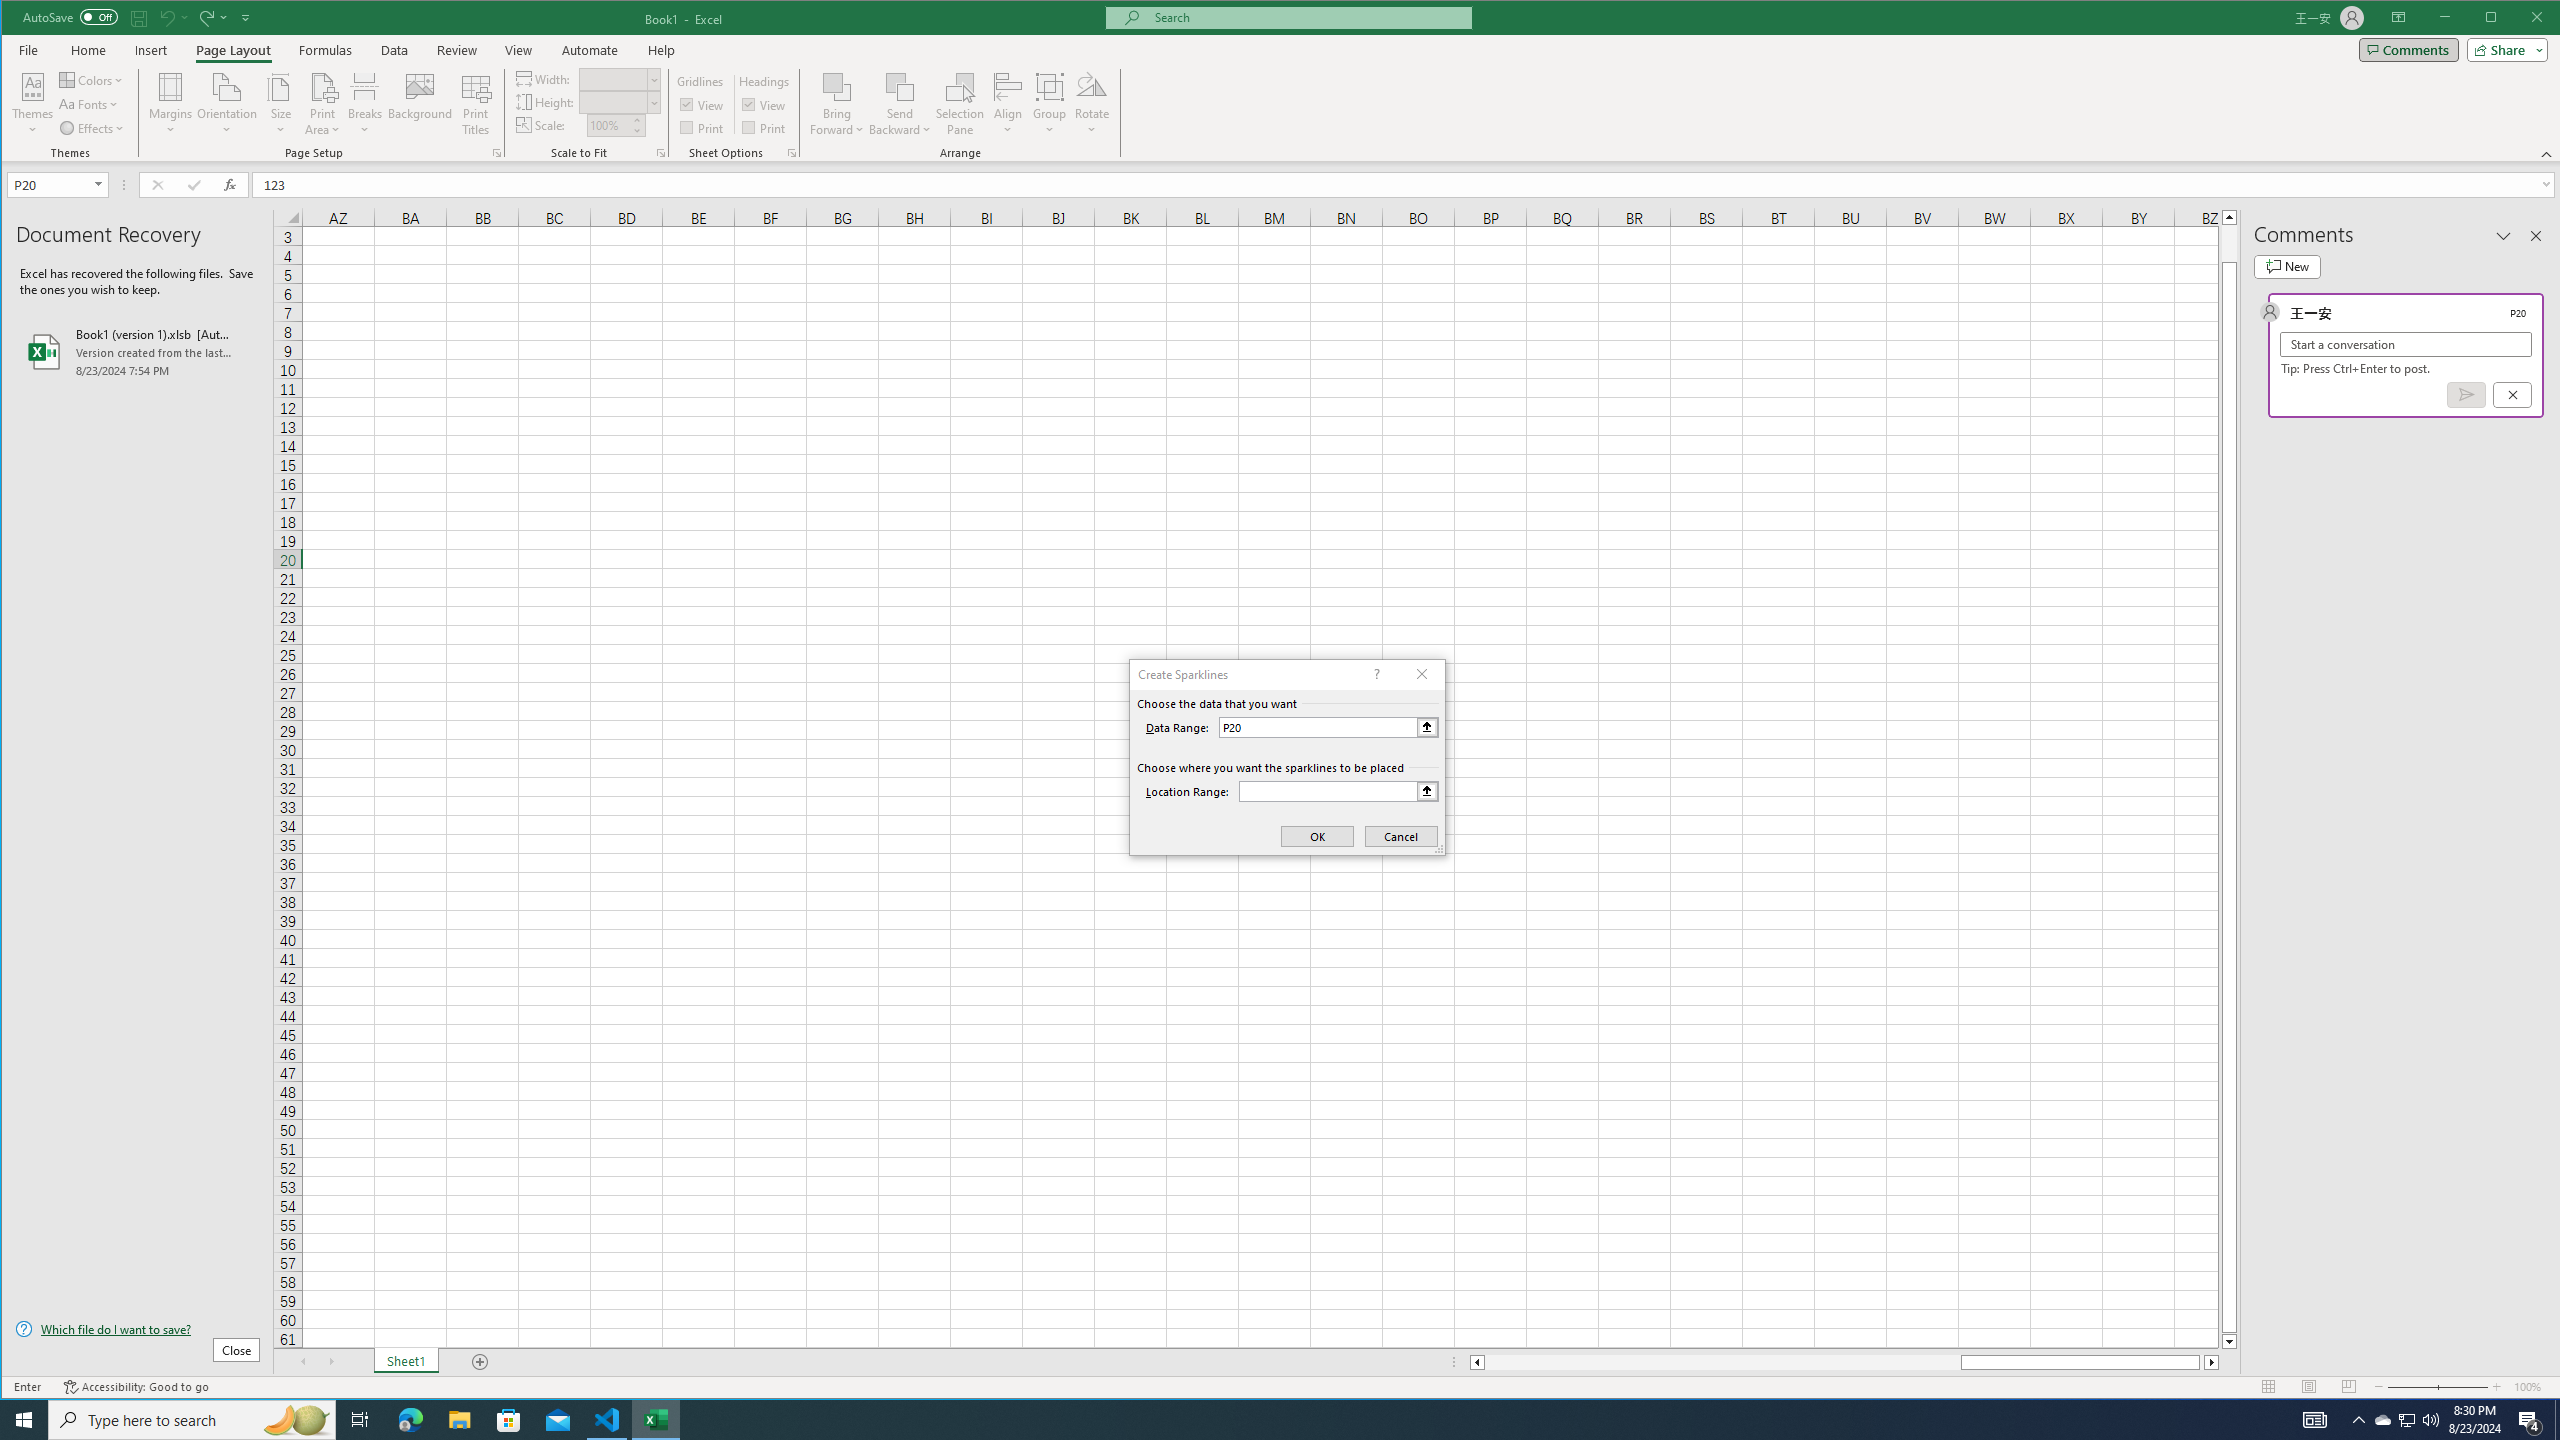 The width and height of the screenshot is (2560, 1440). Describe the element at coordinates (837, 85) in the screenshot. I see `'Bring Forward'` at that location.